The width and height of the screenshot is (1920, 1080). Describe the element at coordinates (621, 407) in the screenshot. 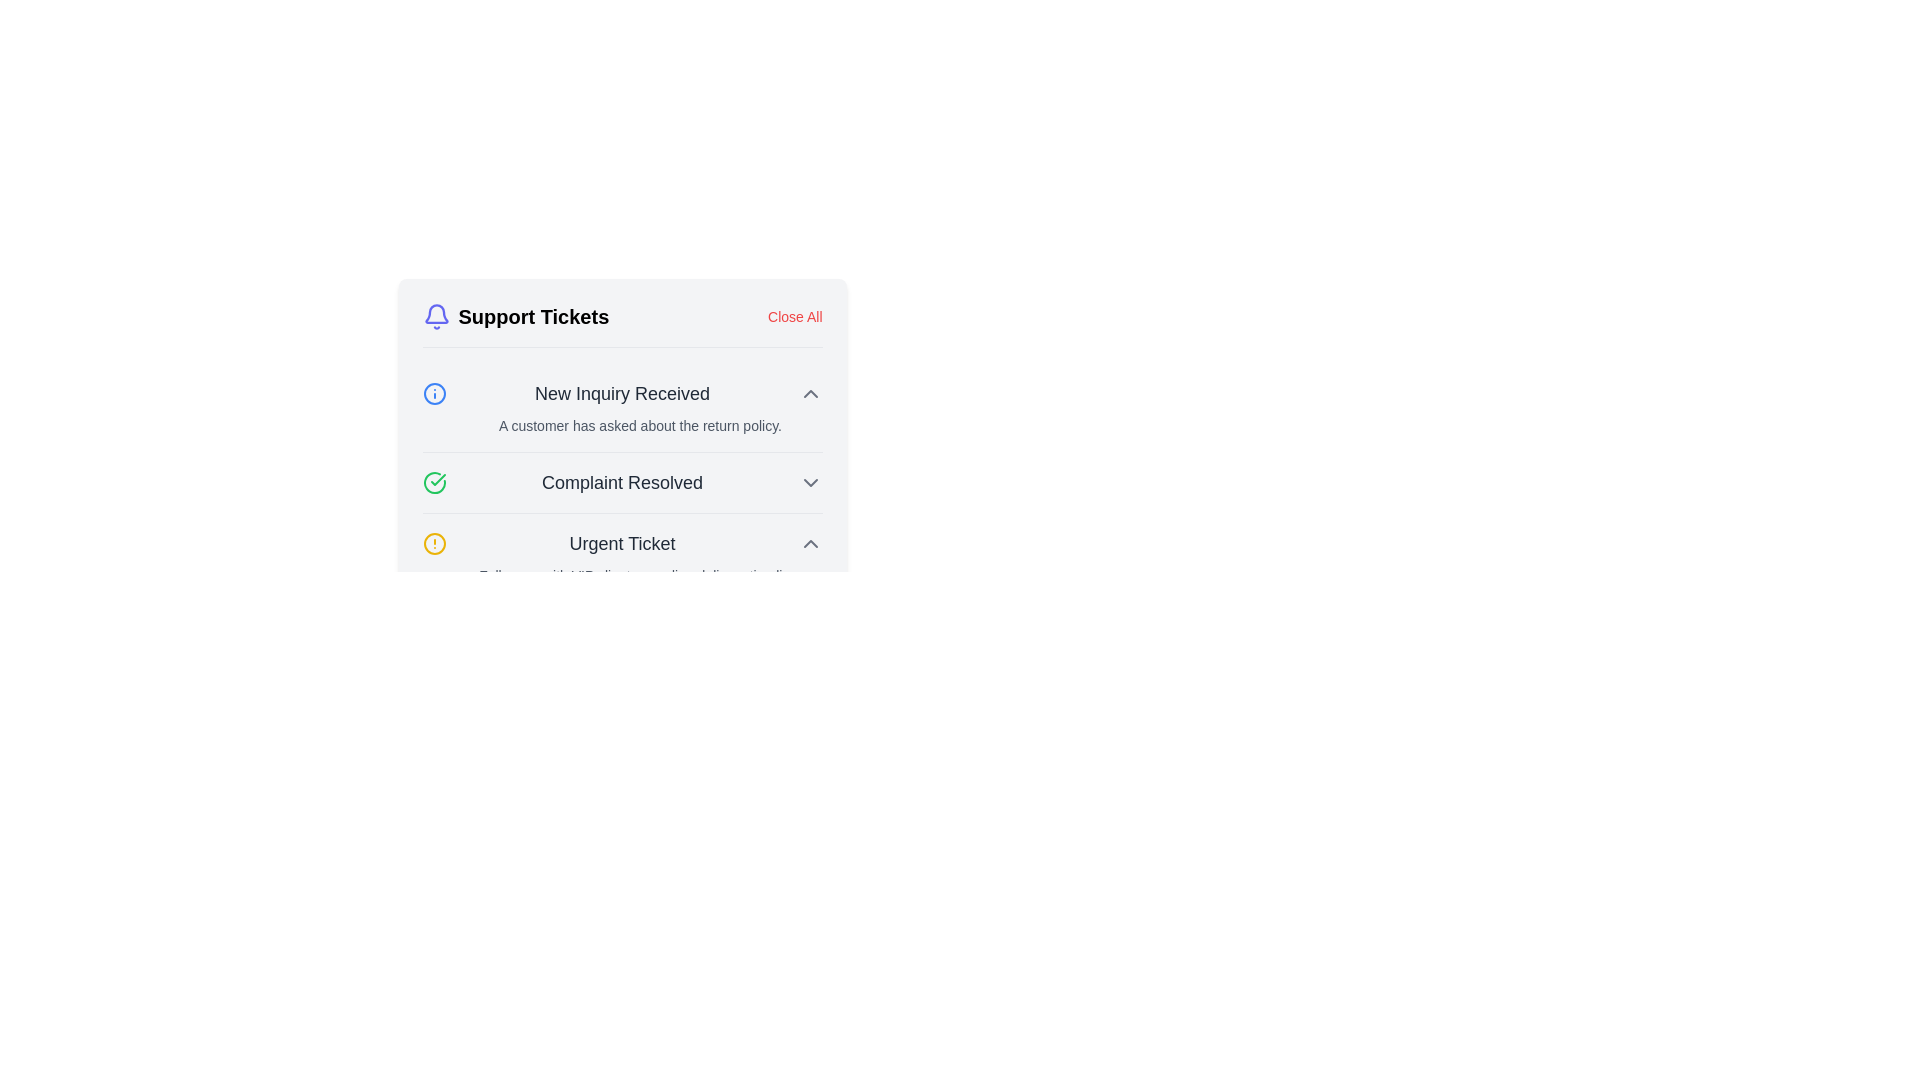

I see `the collapsible item with the heading 'New Inquiry Received', which includes a blue circular icon on the left and a caret icon on the right` at that location.